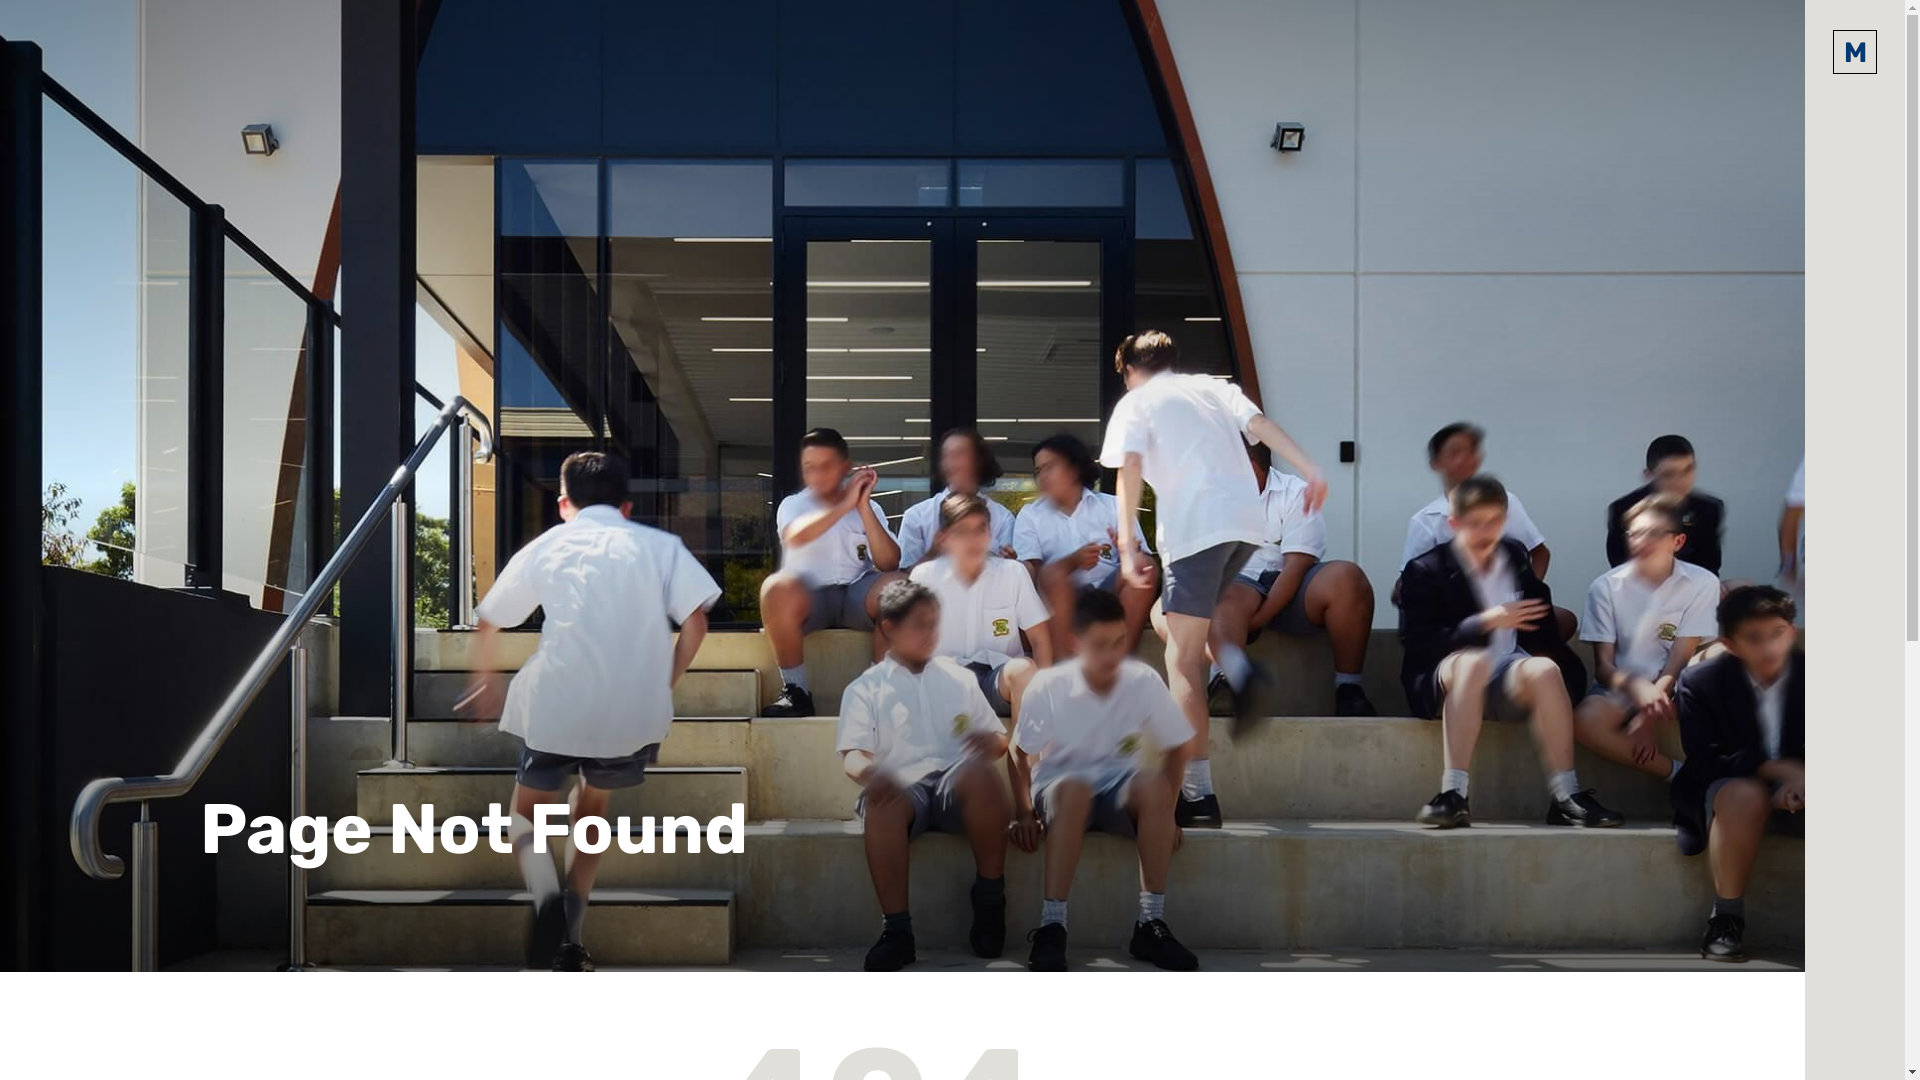  Describe the element at coordinates (1853, 50) in the screenshot. I see `'M` at that location.